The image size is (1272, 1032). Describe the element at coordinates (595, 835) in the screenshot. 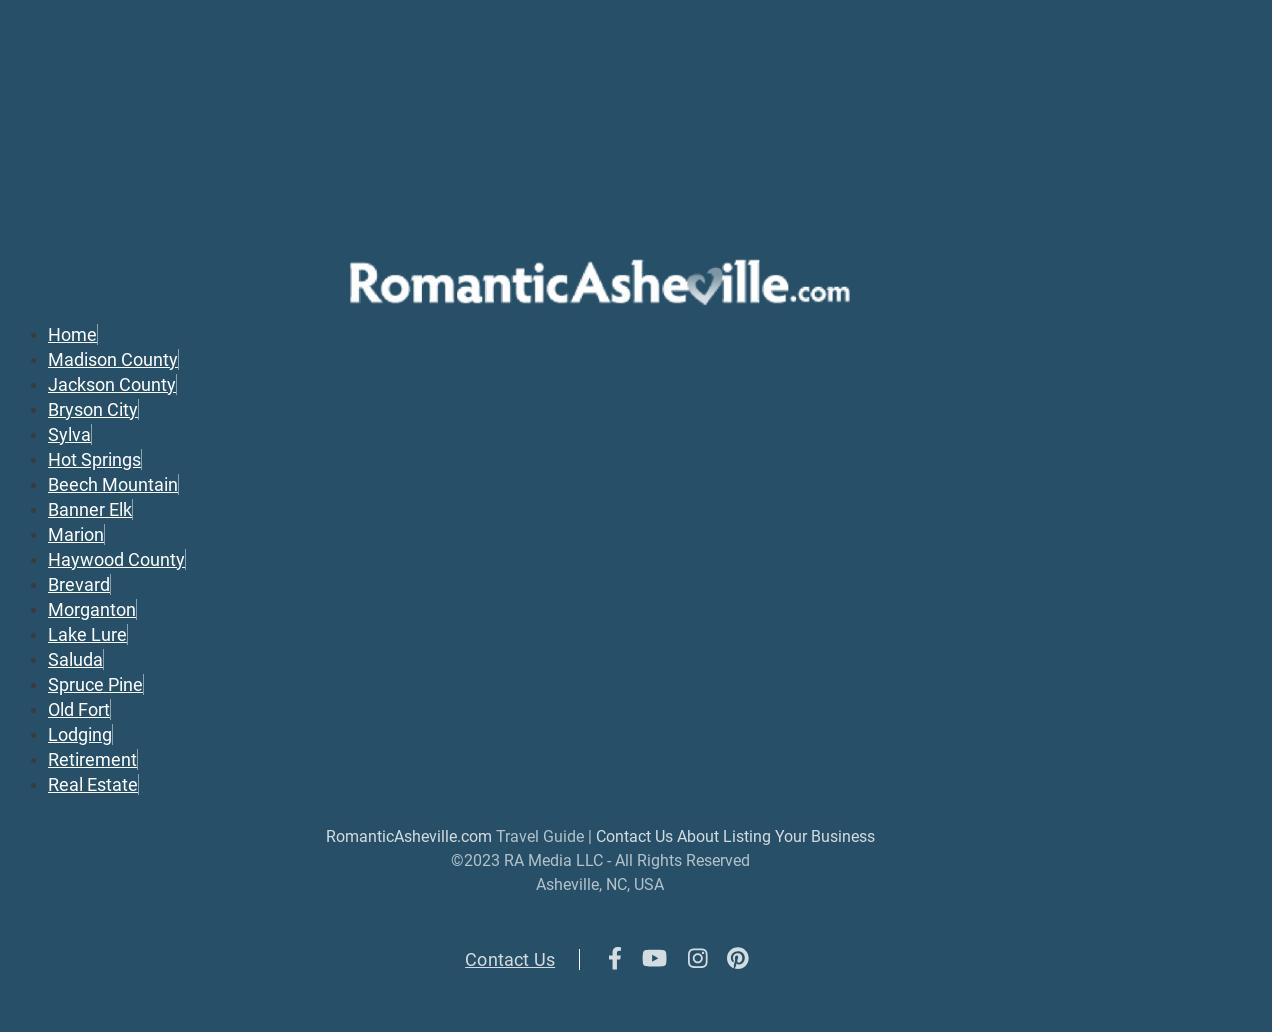

I see `'Contact Us About Listing Your Business'` at that location.